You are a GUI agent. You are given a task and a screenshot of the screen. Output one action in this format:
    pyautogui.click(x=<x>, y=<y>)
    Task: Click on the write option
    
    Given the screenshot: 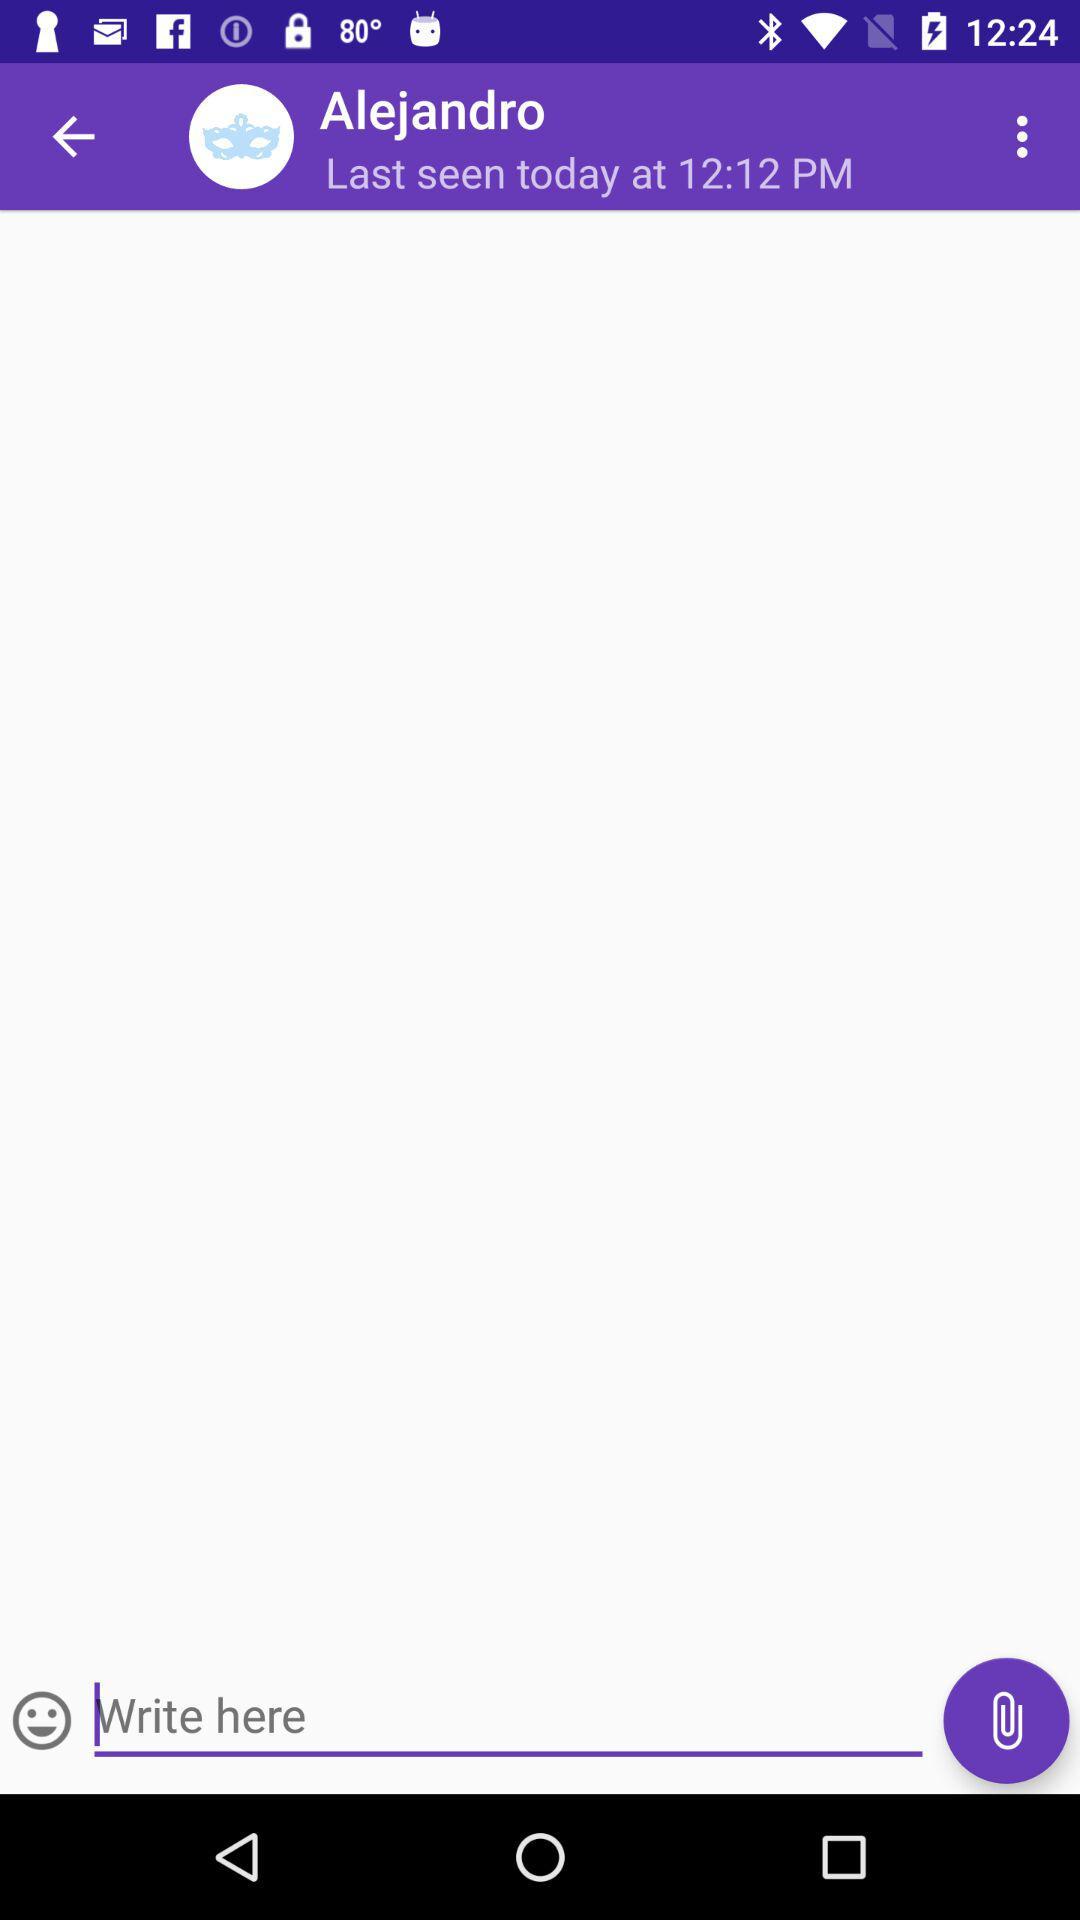 What is the action you would take?
    pyautogui.click(x=42, y=1719)
    